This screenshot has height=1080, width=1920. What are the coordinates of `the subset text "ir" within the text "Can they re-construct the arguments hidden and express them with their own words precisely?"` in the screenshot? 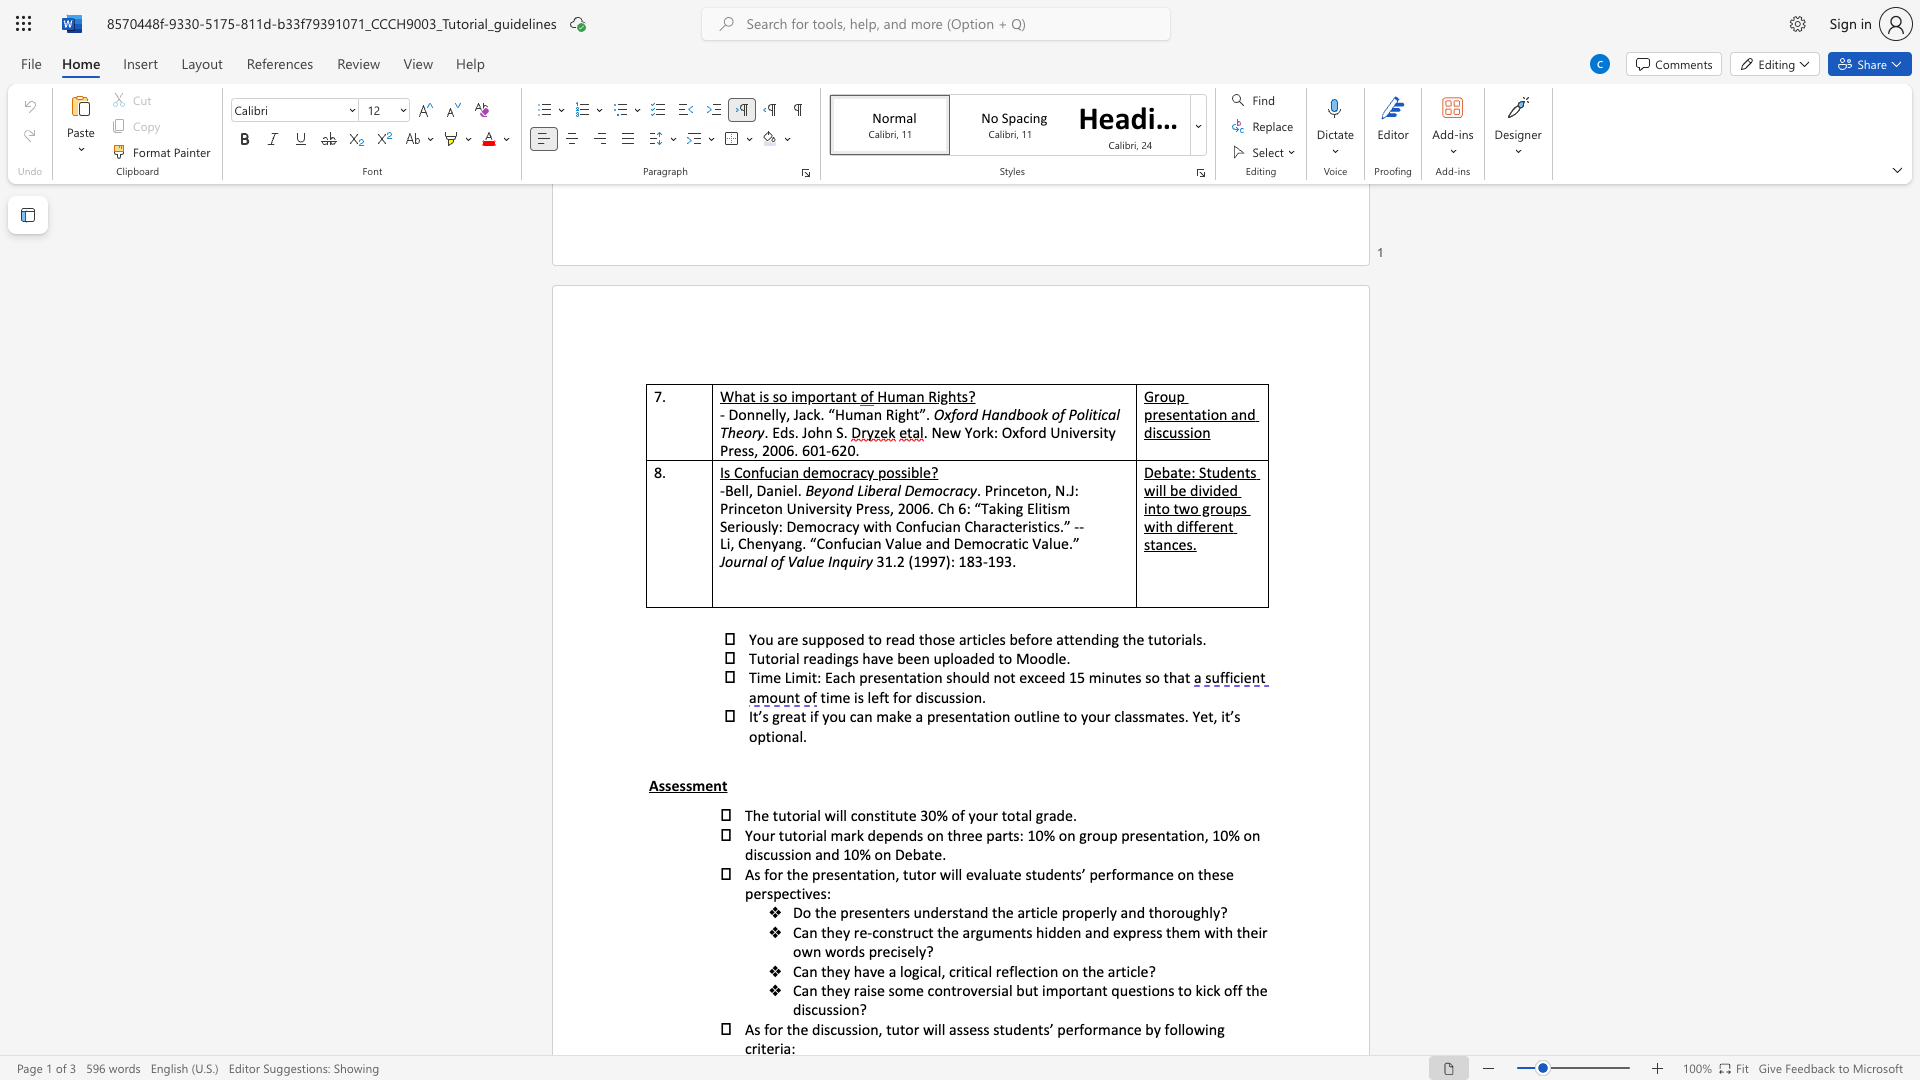 It's located at (1257, 932).